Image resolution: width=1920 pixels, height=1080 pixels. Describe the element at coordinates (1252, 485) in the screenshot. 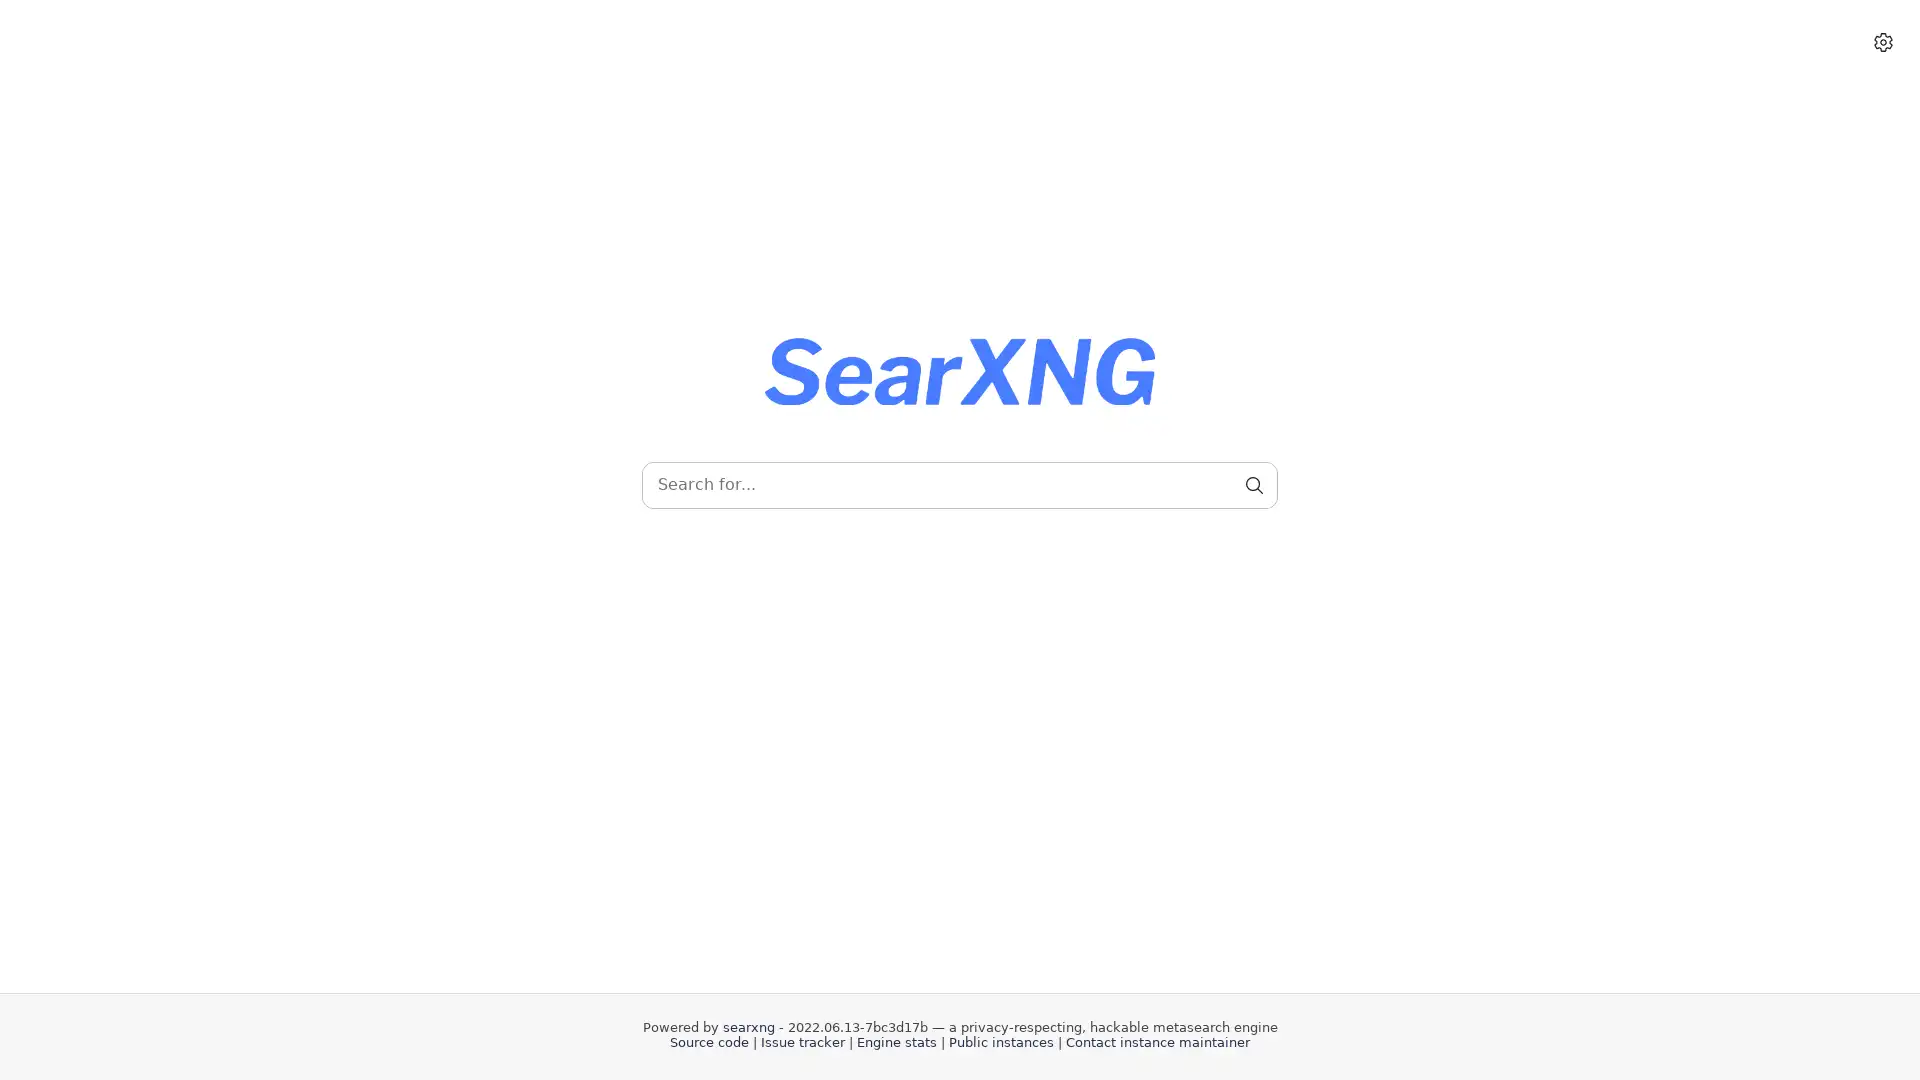

I see `search` at that location.